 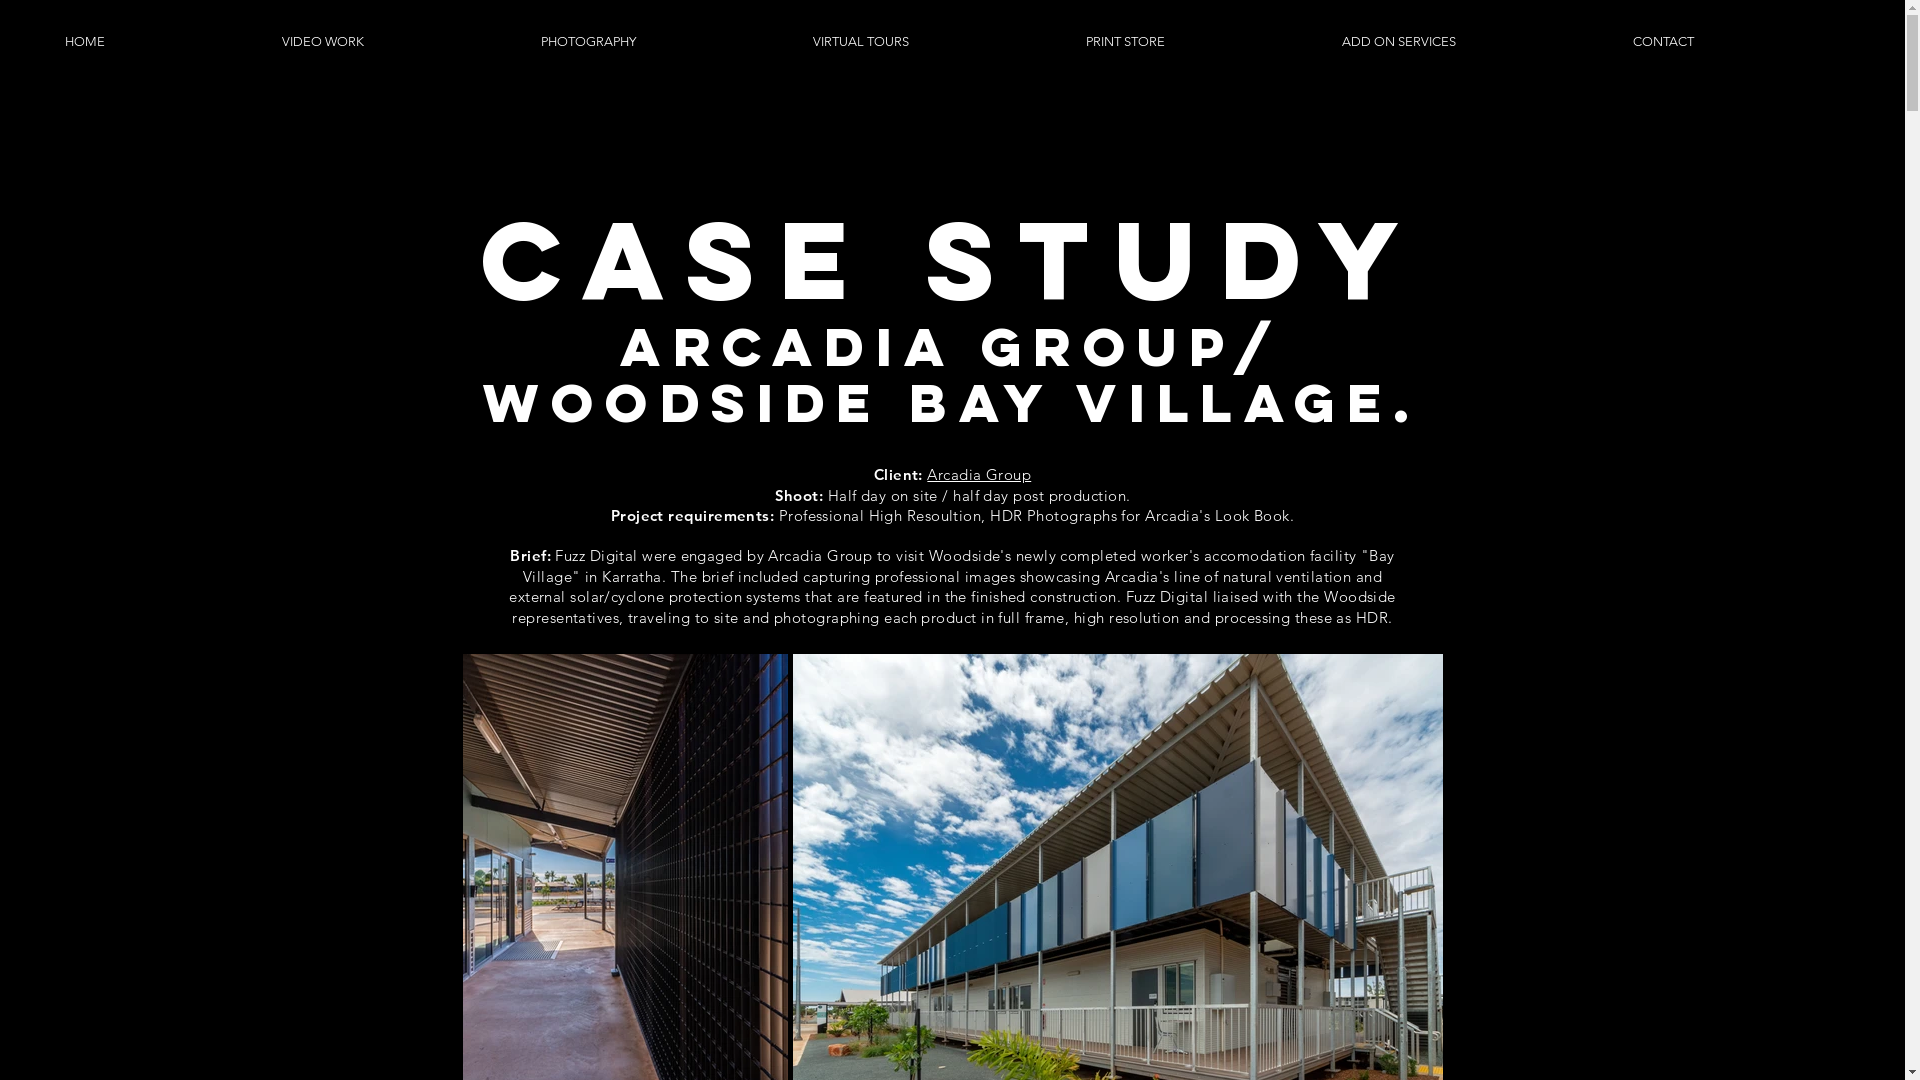 I want to click on 'CONTACT', so click(x=1735, y=41).